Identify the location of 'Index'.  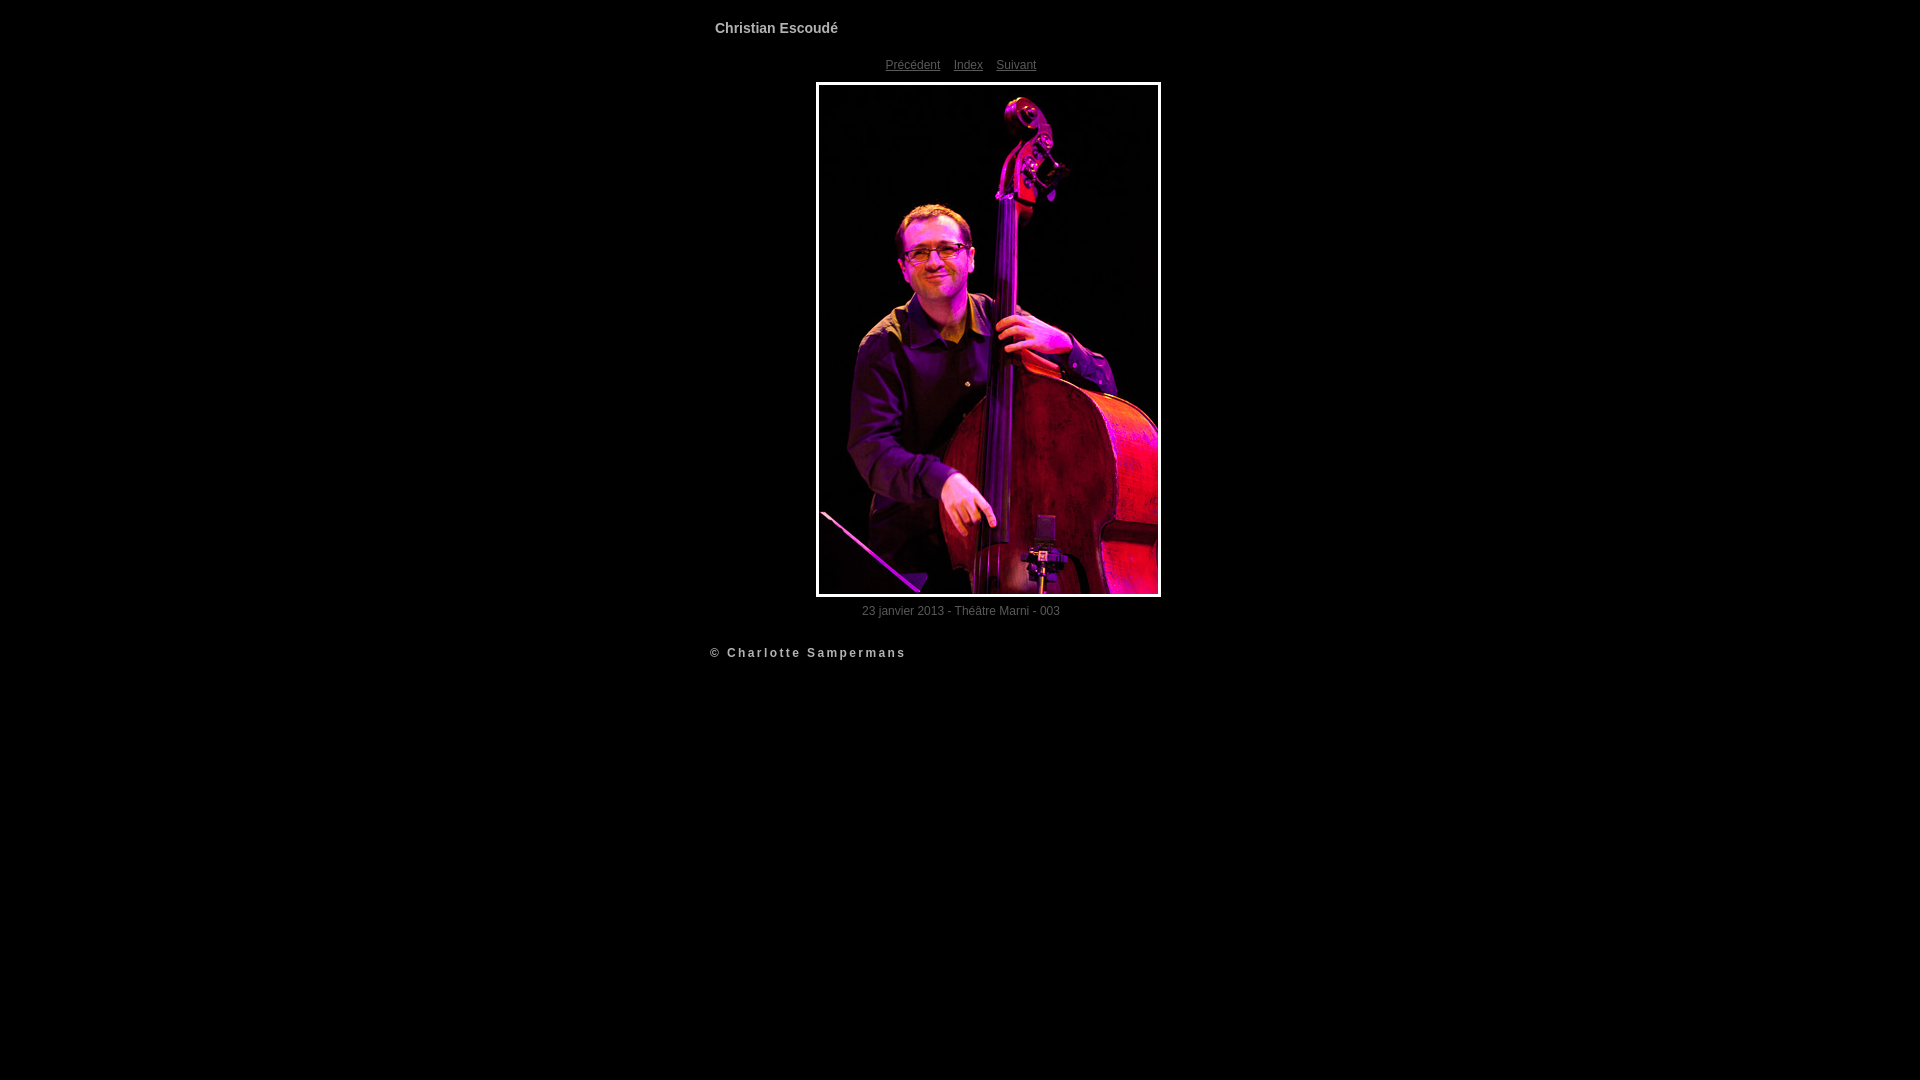
(968, 64).